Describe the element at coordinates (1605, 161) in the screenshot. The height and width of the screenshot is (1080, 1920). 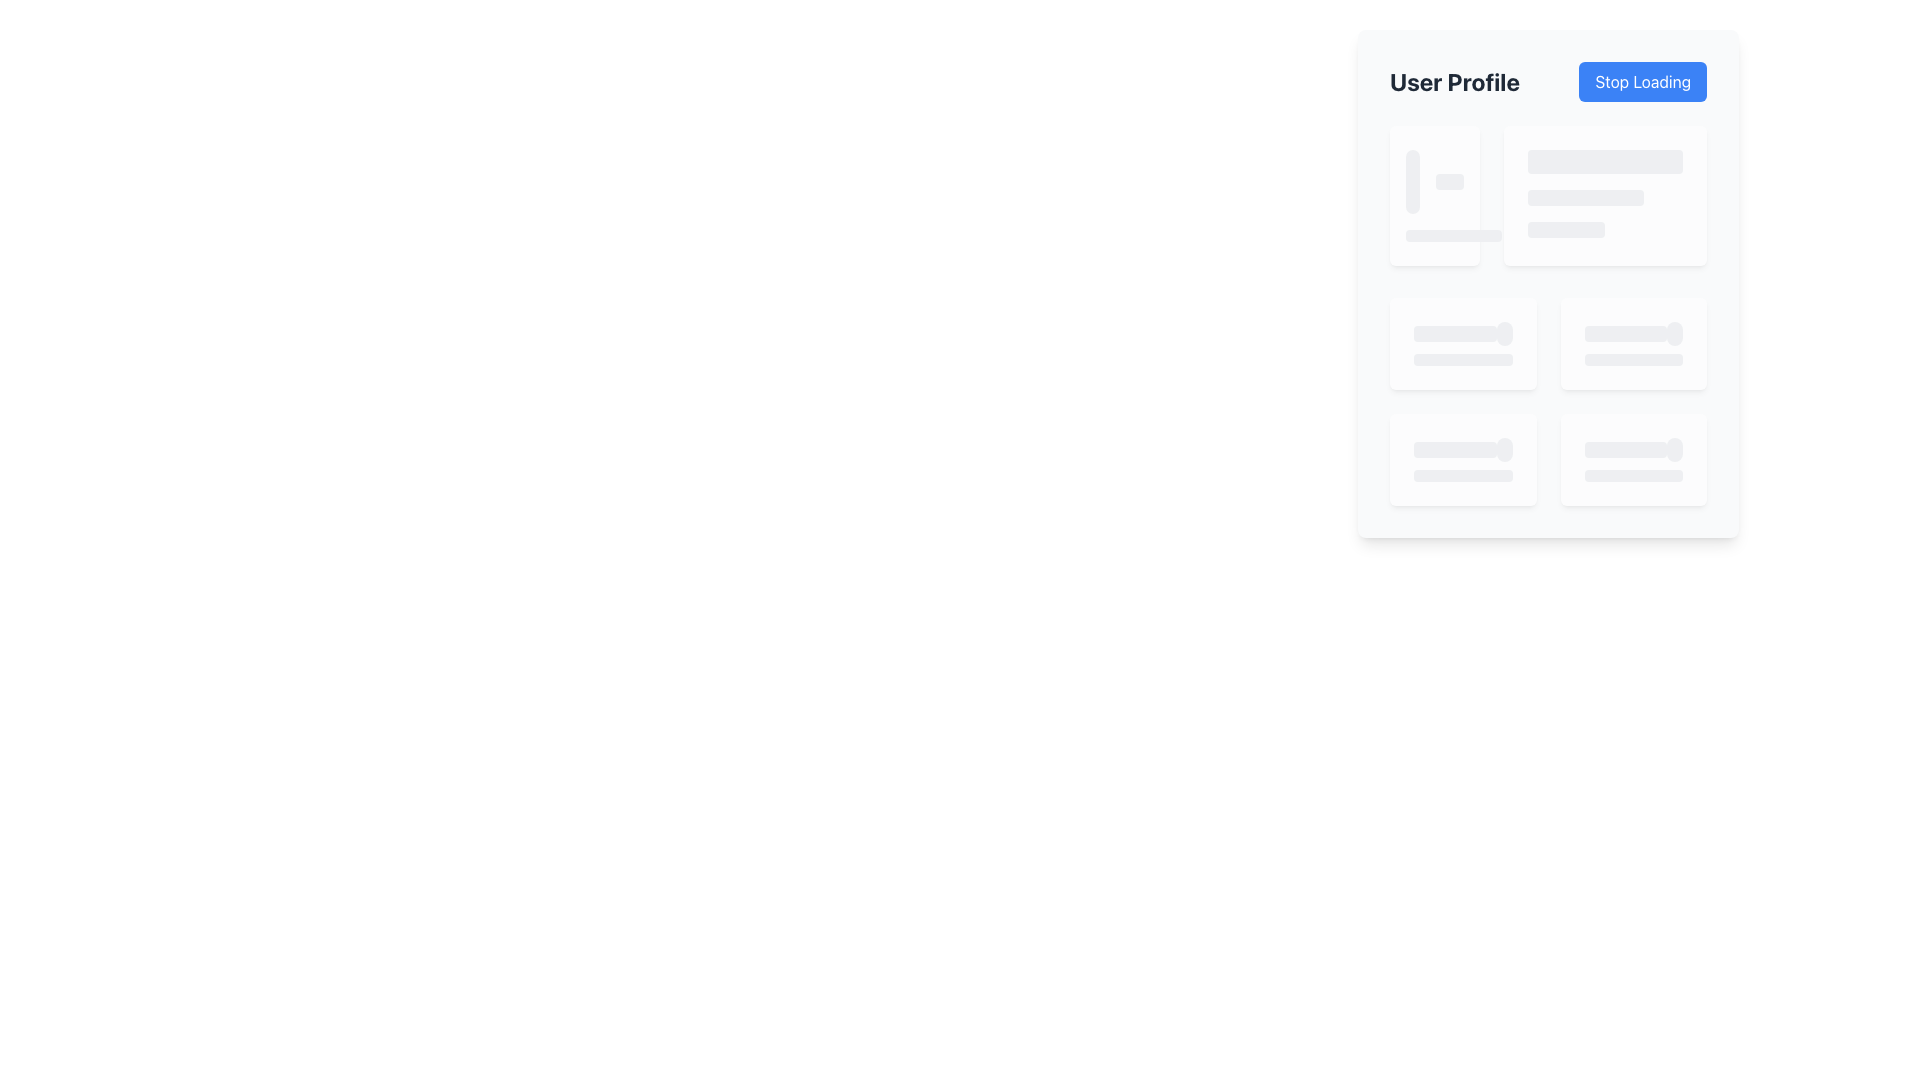
I see `the Loading Placeholder element located at the top of the 'User Profile' section, which is a mockup for content that is loading` at that location.